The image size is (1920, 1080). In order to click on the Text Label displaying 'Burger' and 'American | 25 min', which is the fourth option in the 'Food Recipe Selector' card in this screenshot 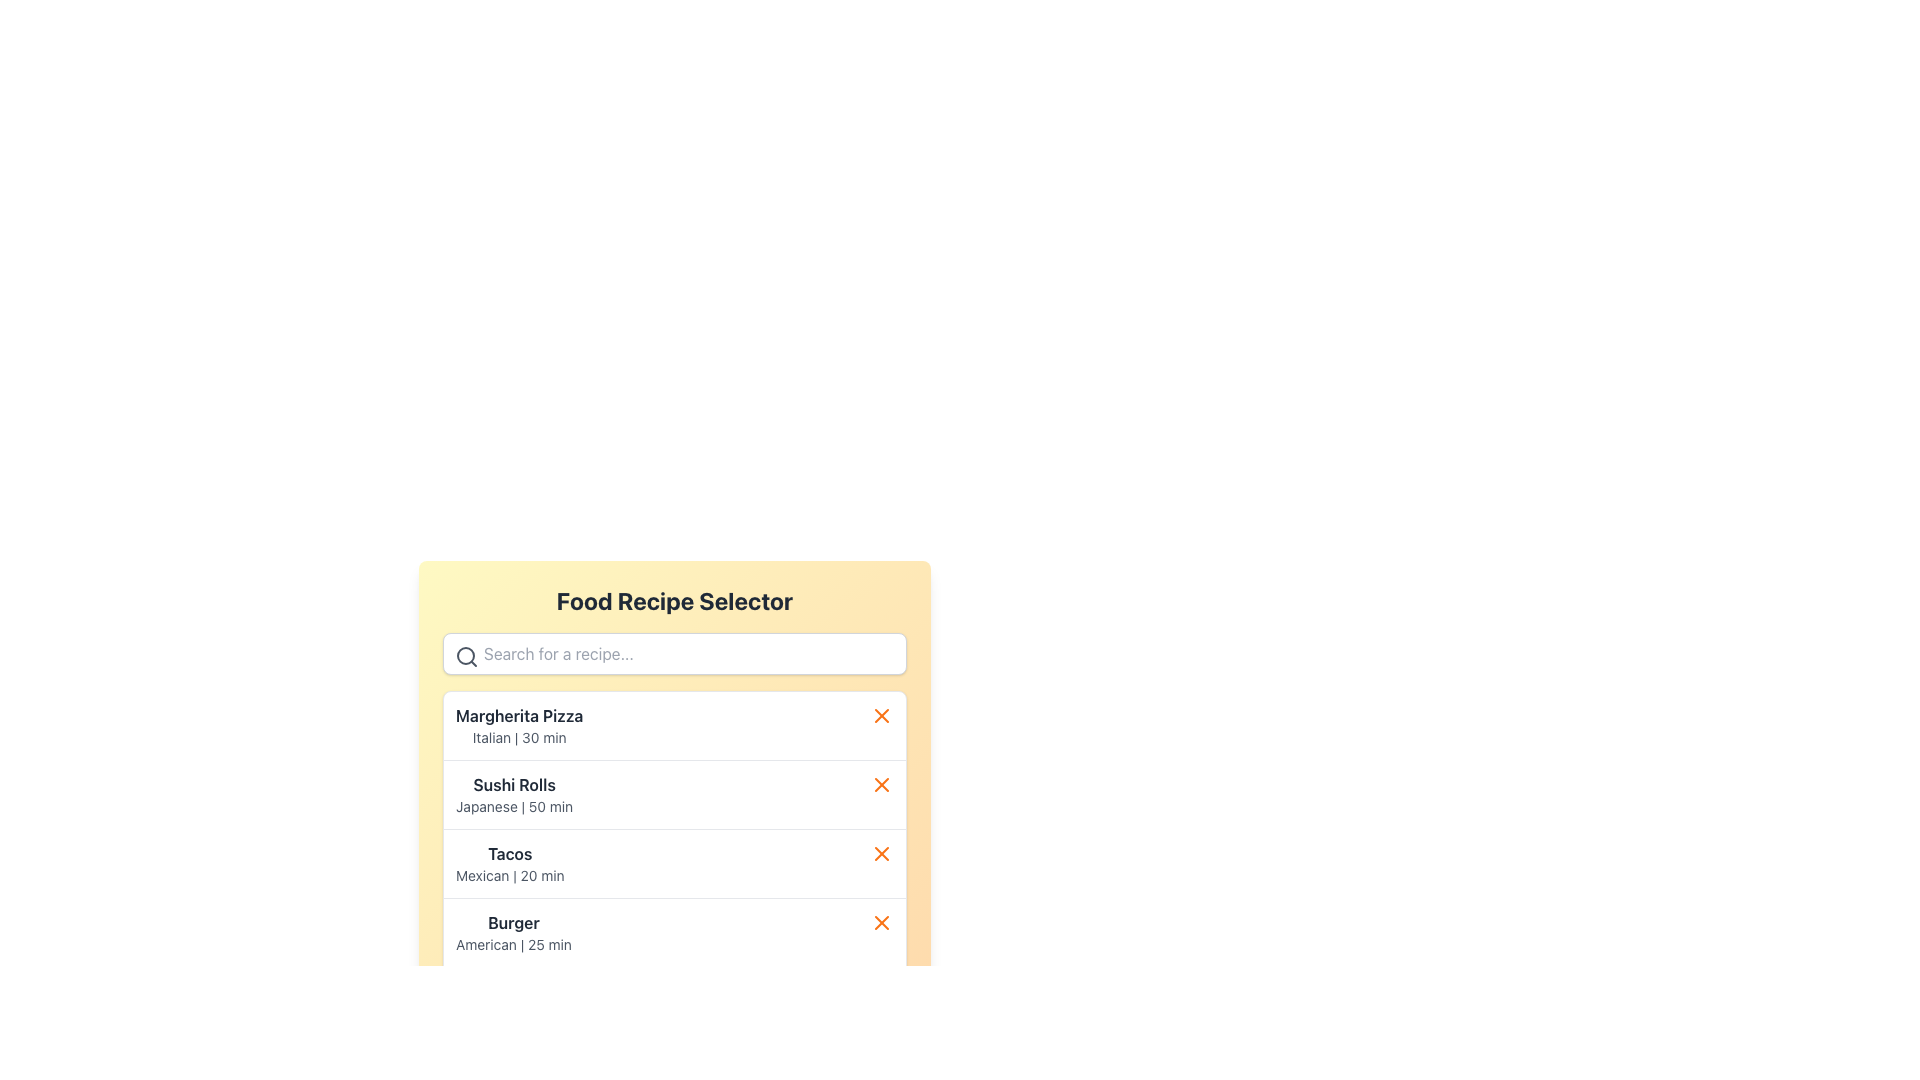, I will do `click(513, 933)`.